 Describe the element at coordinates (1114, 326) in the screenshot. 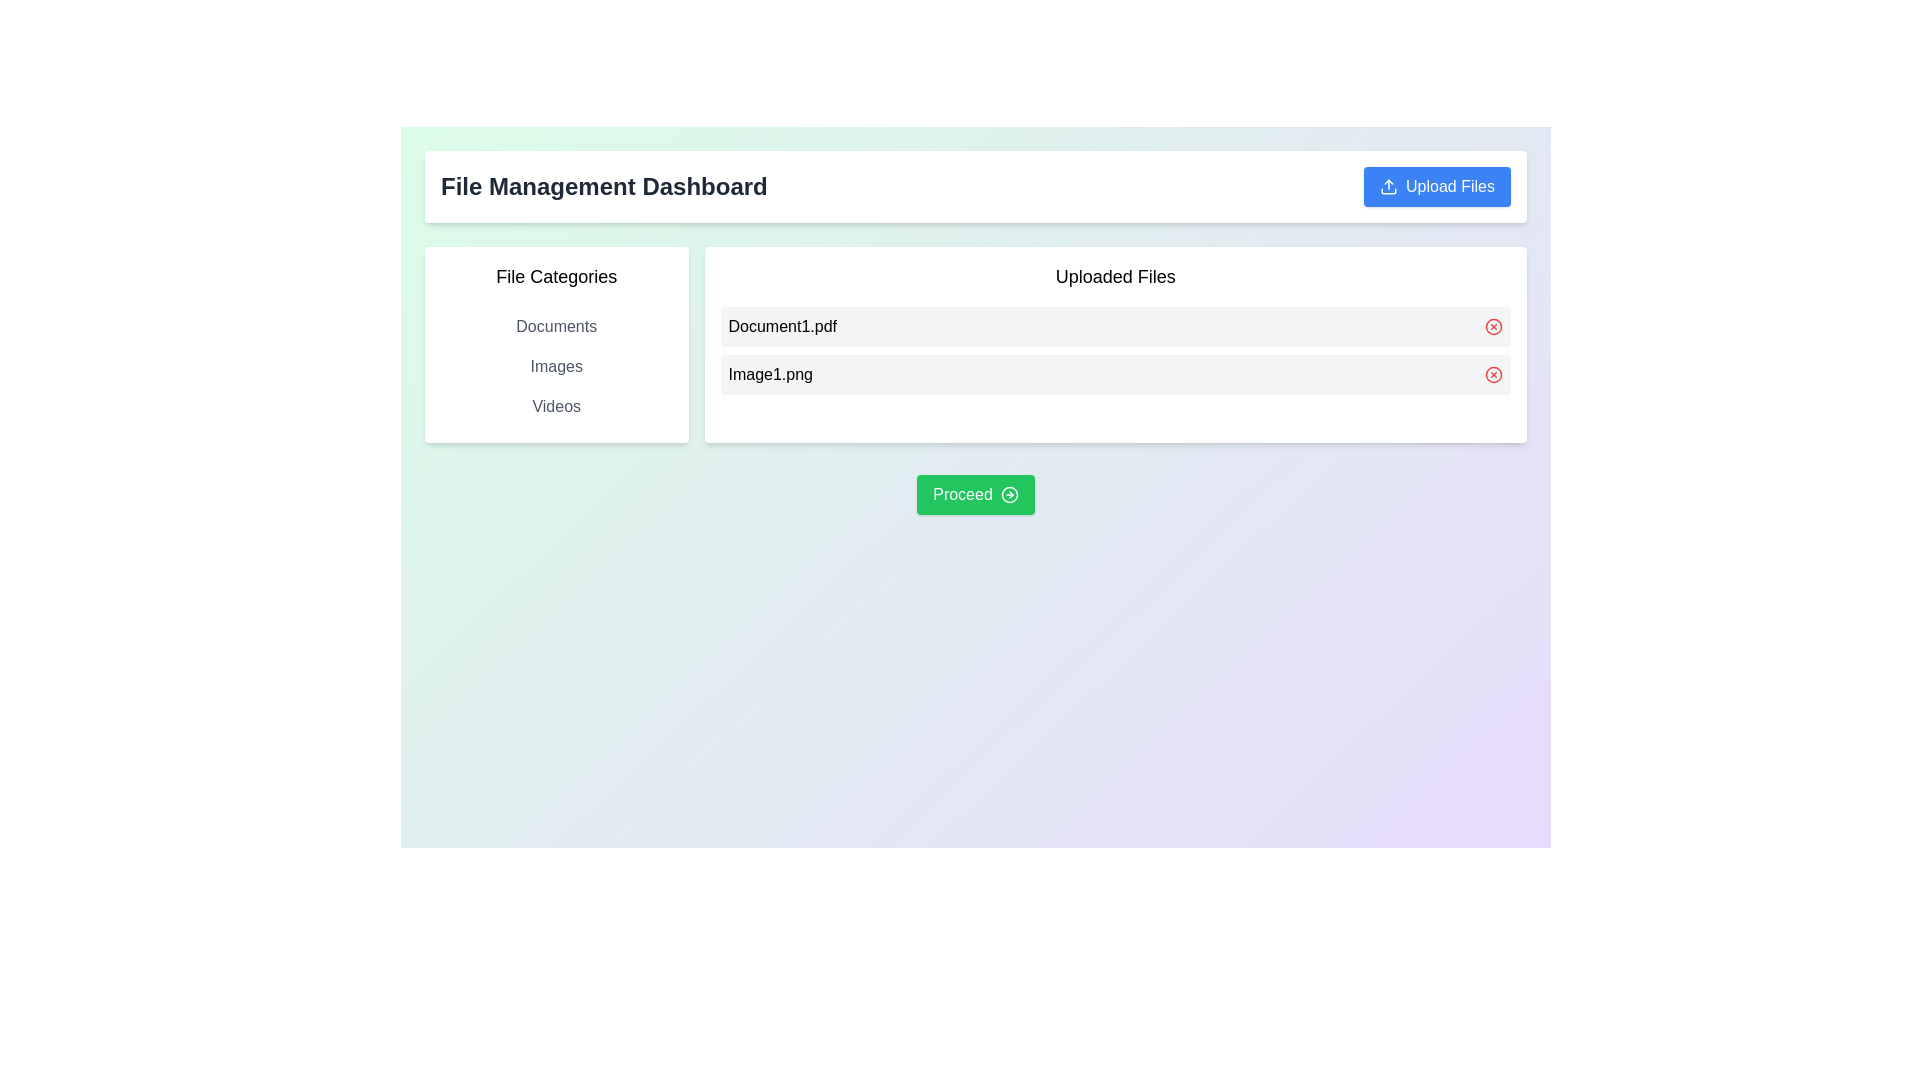

I see `file name 'Document1.pdf' from the first file list item in the 'Uploaded Files' section` at that location.